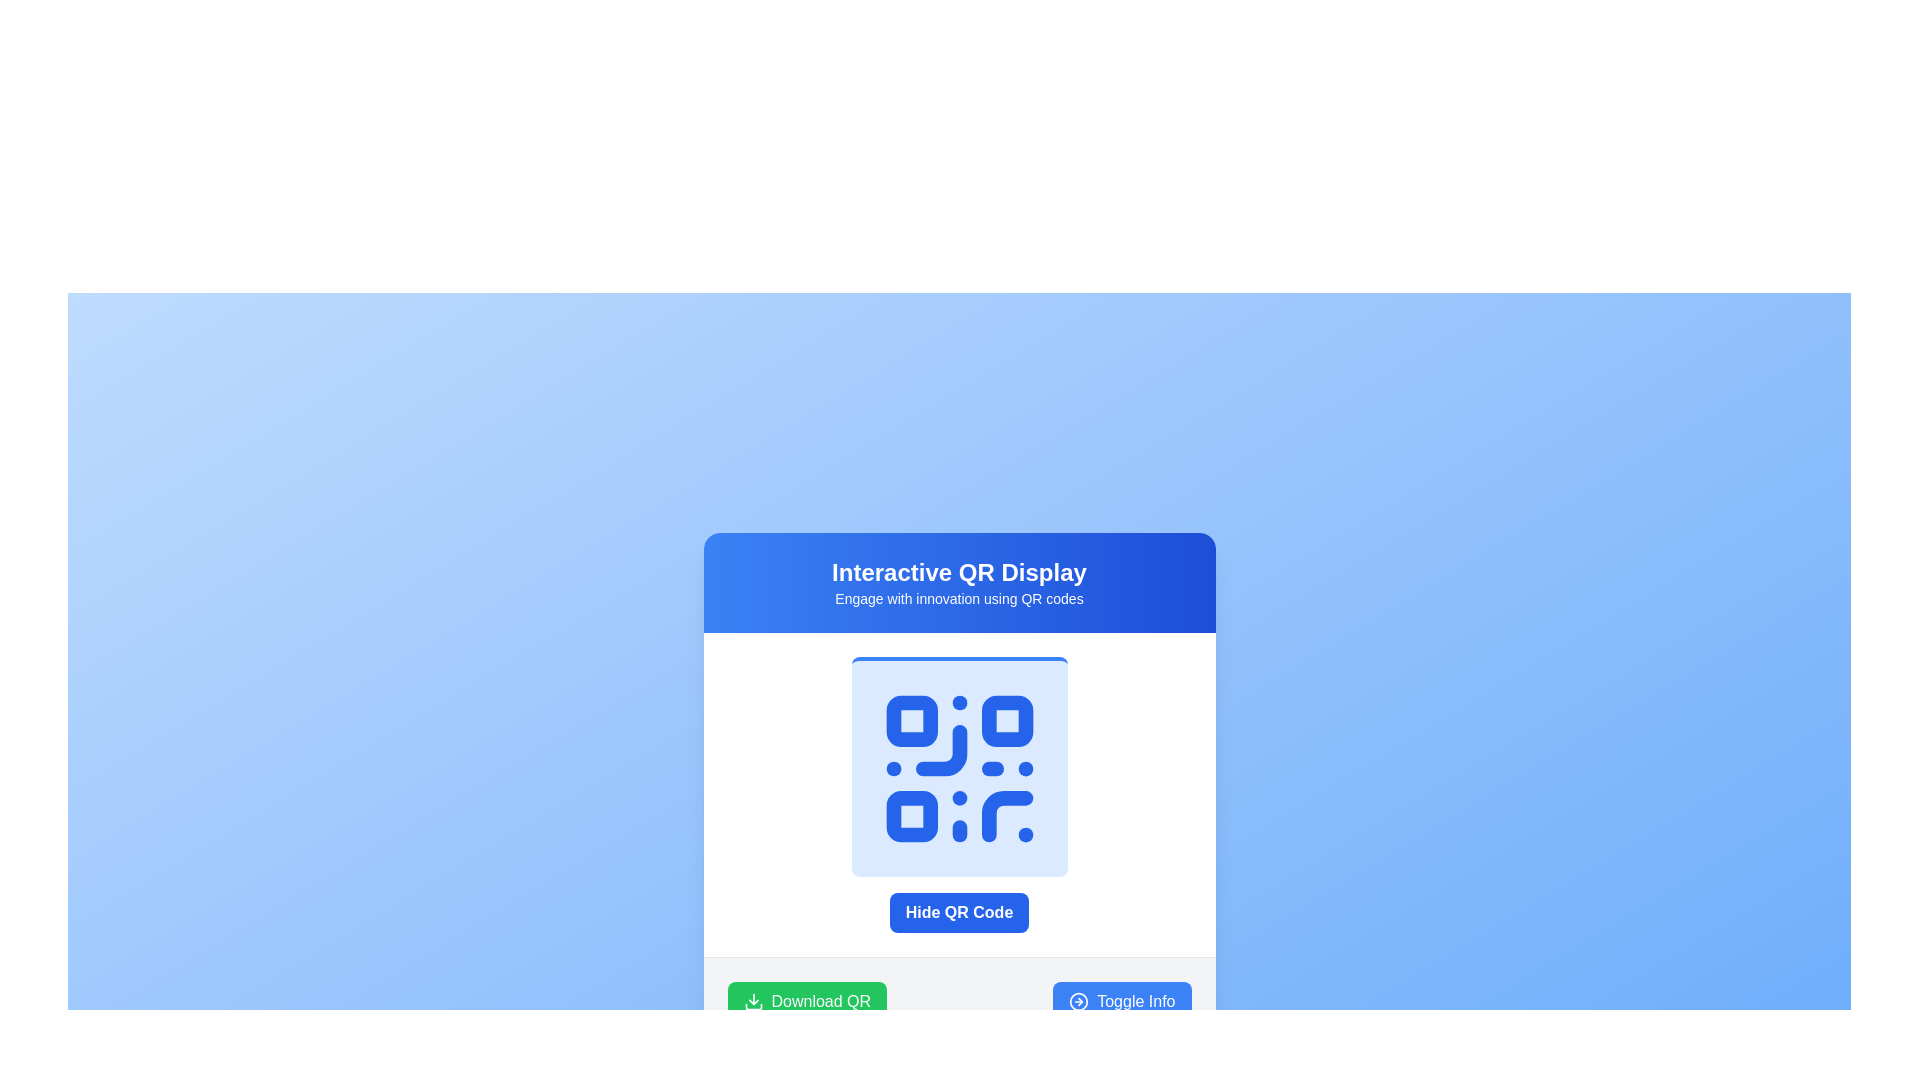  Describe the element at coordinates (1007, 720) in the screenshot. I see `the small blue square with rounded corners, which is the second square in the top row of the QR code graphic` at that location.